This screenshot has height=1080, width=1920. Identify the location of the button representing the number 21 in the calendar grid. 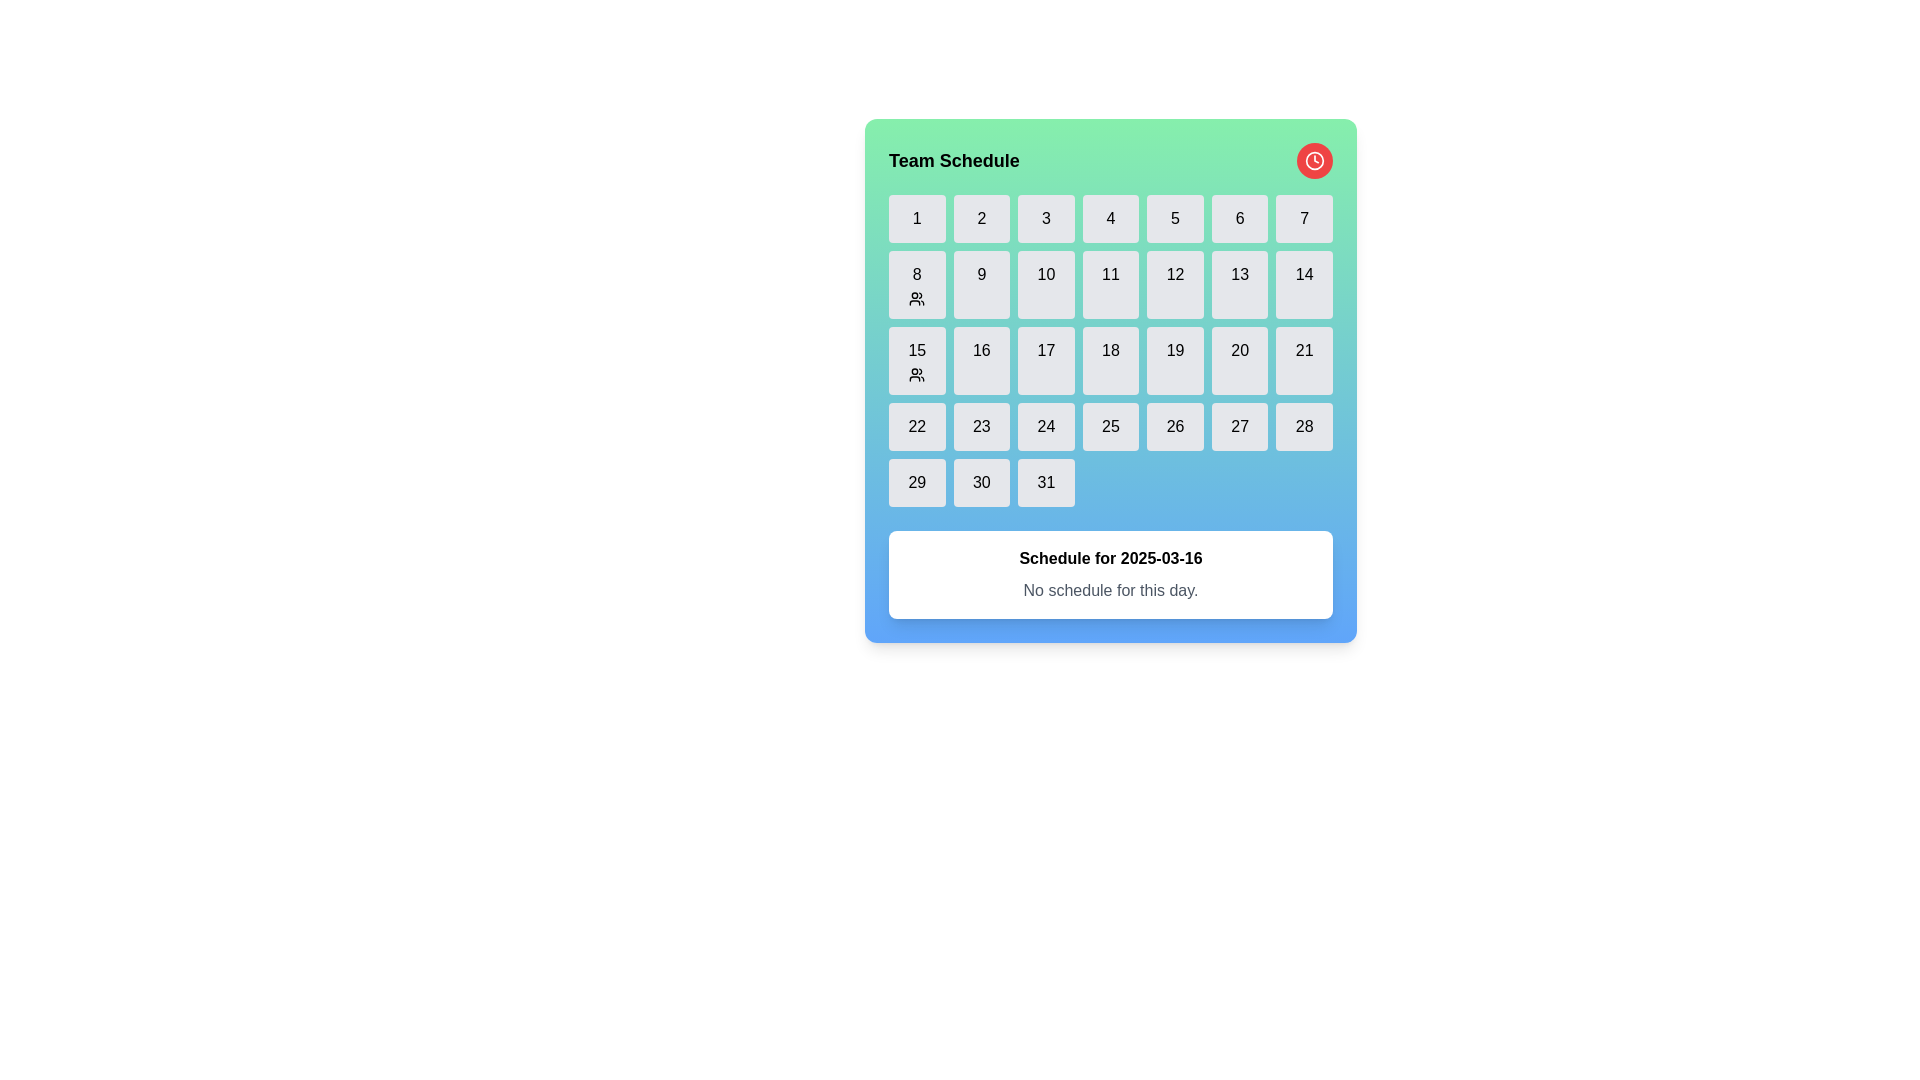
(1304, 361).